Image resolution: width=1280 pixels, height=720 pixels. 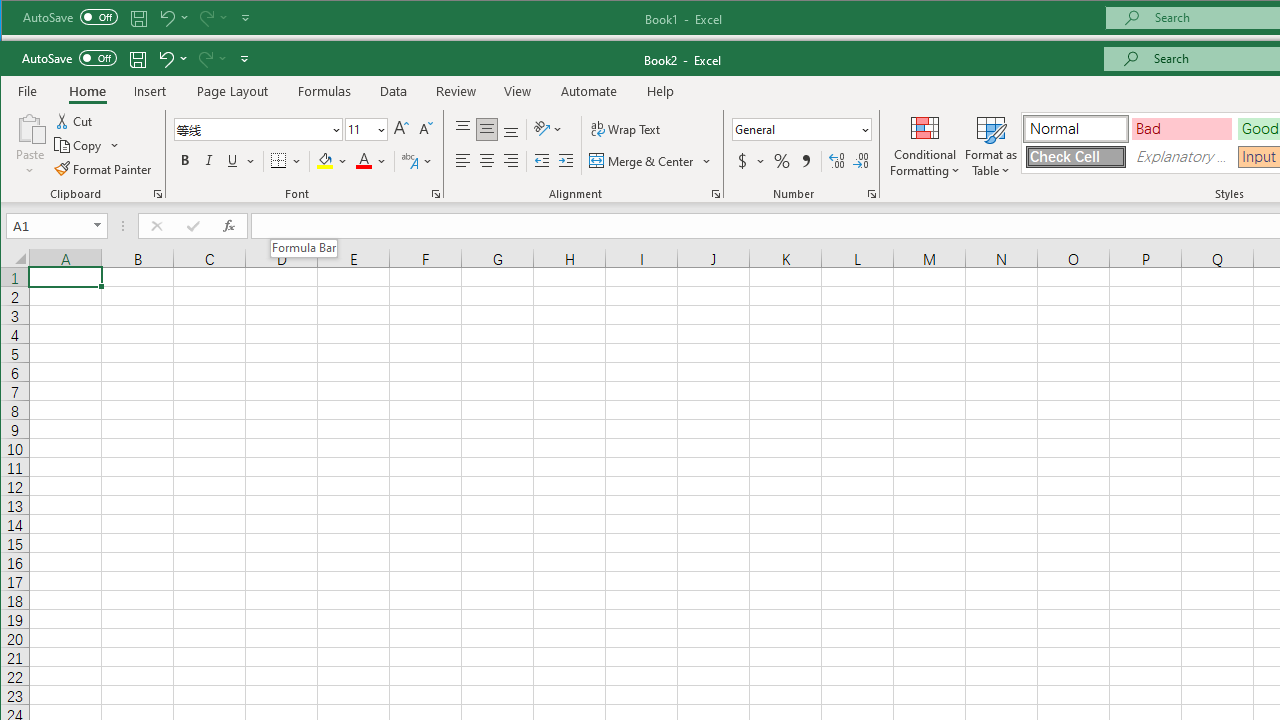 What do you see at coordinates (924, 144) in the screenshot?
I see `'Conditional Formatting'` at bounding box center [924, 144].